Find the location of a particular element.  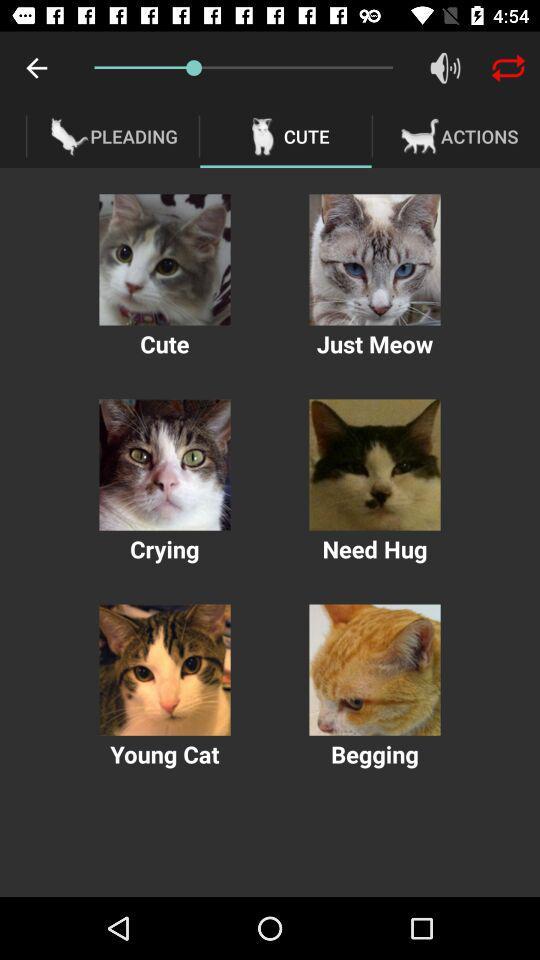

the yellow cat that appears to be begging is located at coordinates (374, 670).